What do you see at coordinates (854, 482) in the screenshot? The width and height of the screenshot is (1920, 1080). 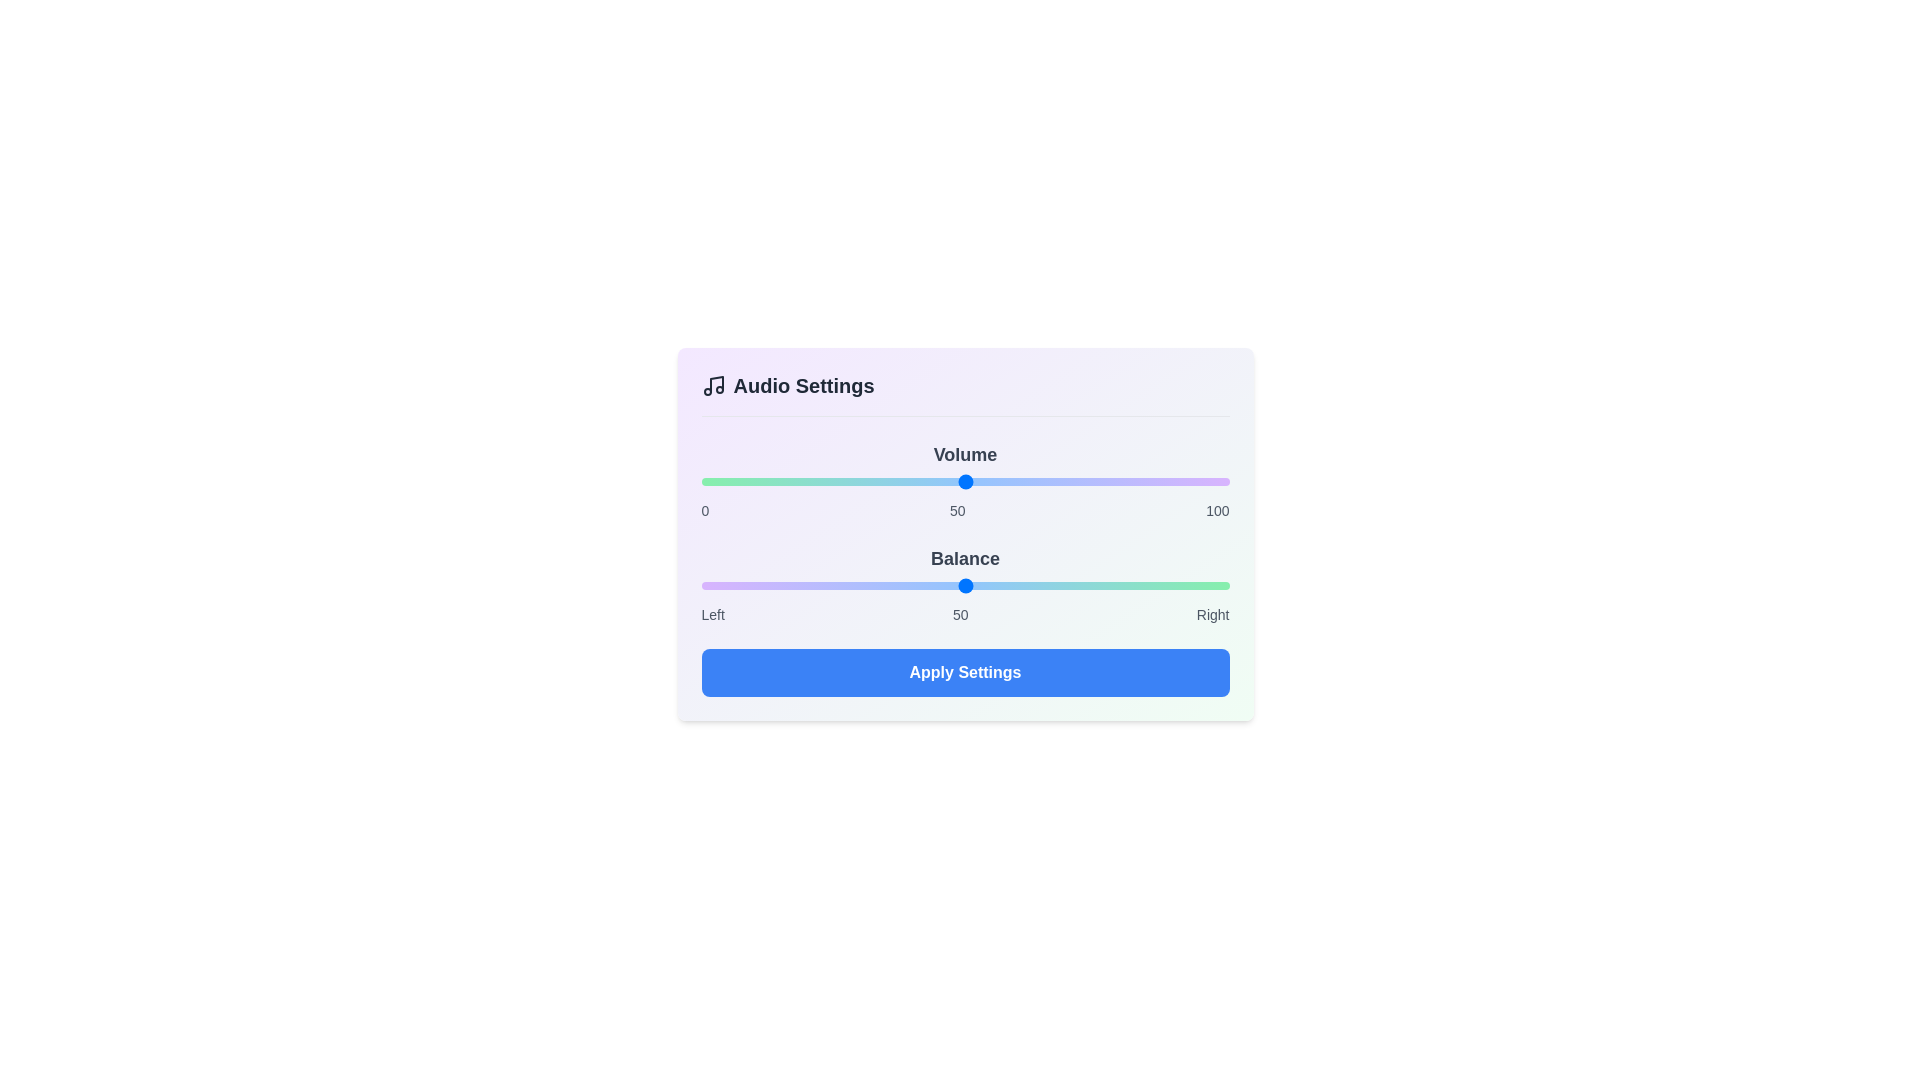 I see `the volume level` at bounding box center [854, 482].